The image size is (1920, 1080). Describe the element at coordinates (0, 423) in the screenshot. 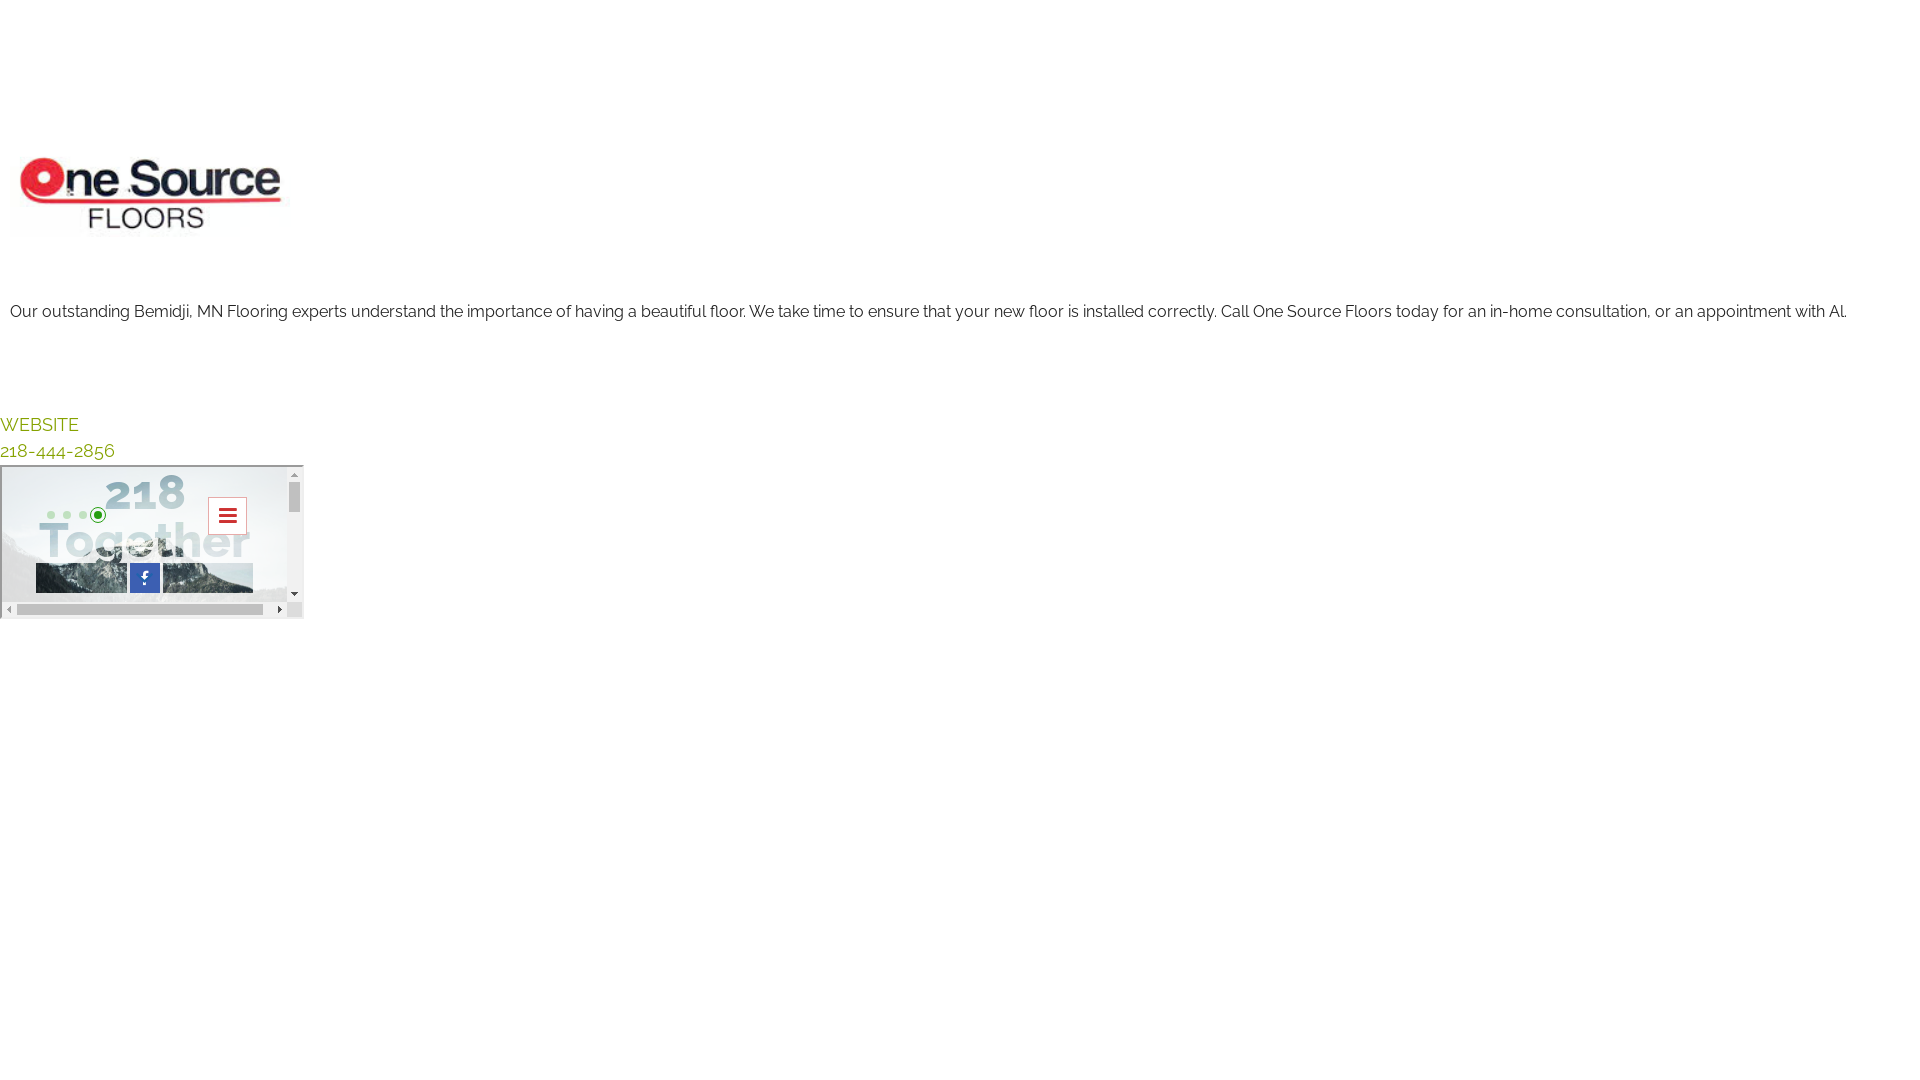

I see `'WEBSITE'` at that location.